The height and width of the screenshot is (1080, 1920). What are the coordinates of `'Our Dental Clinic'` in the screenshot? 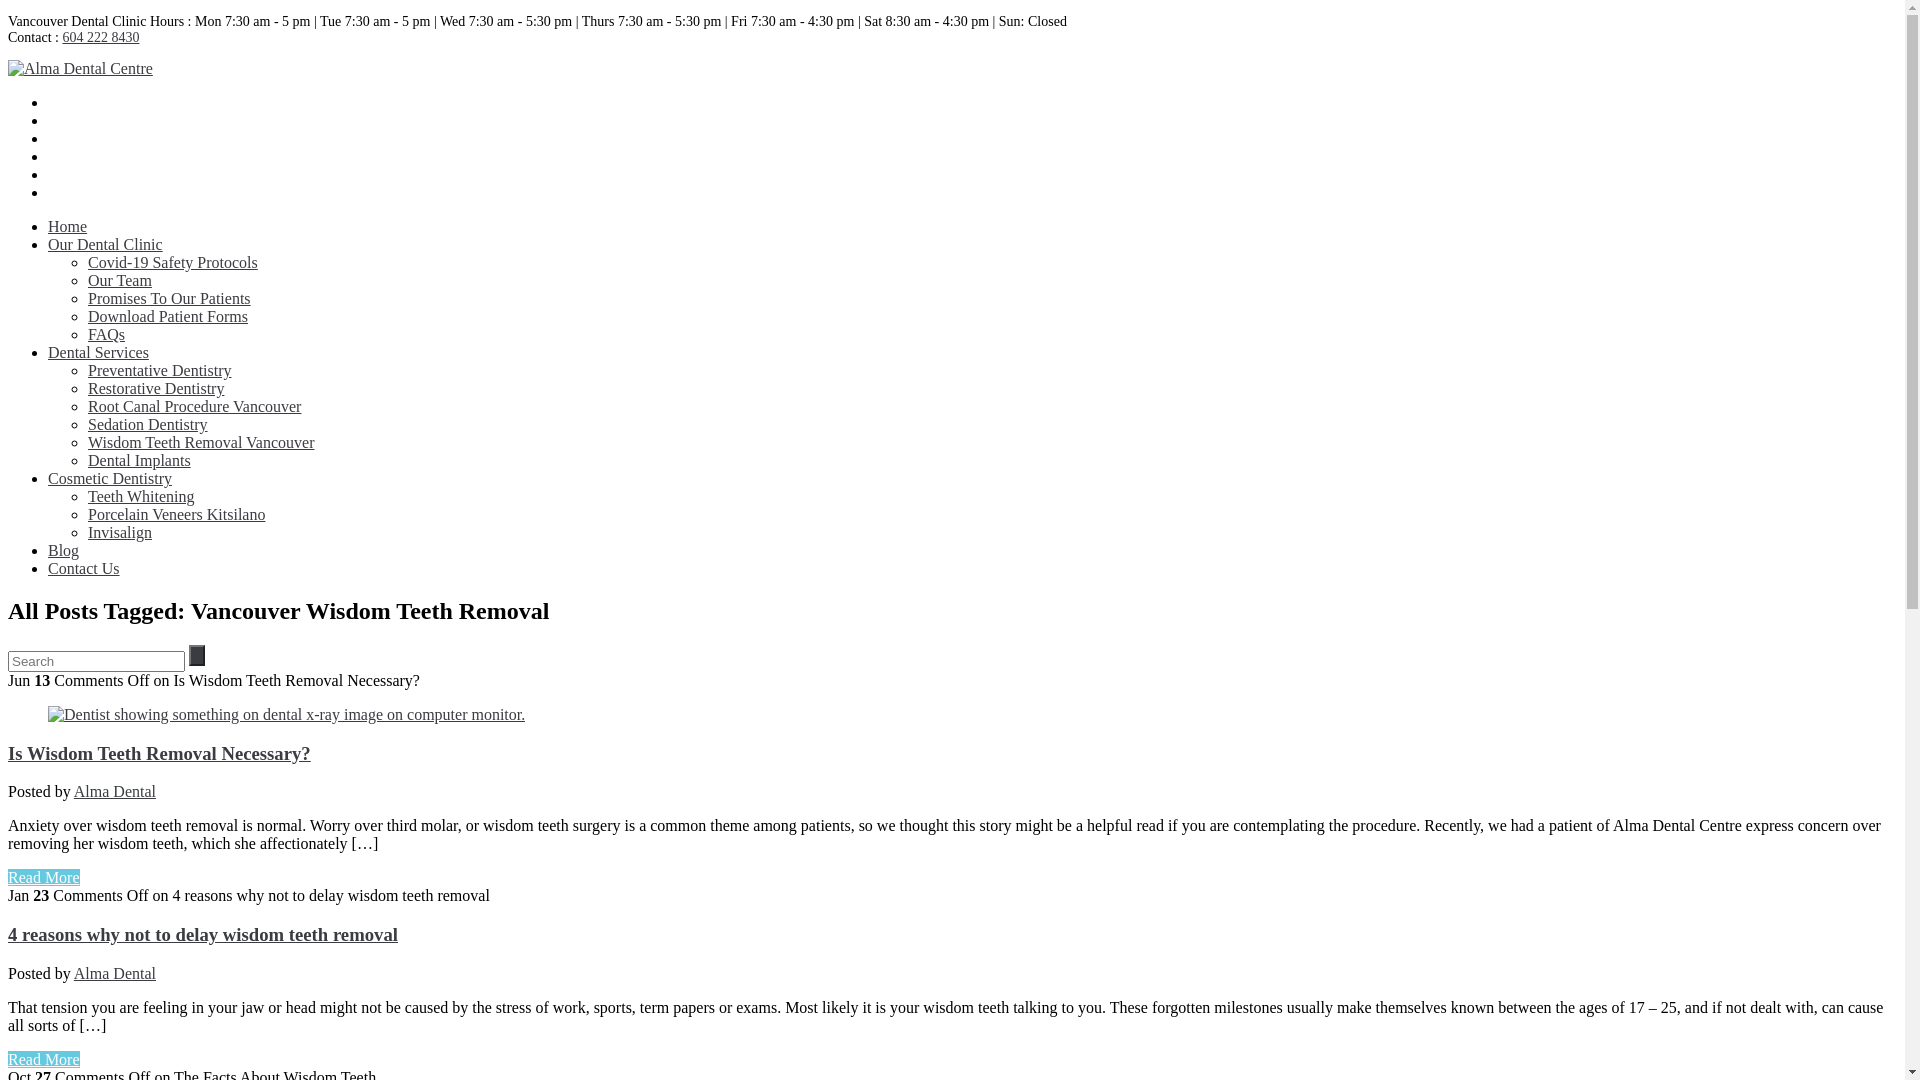 It's located at (48, 243).